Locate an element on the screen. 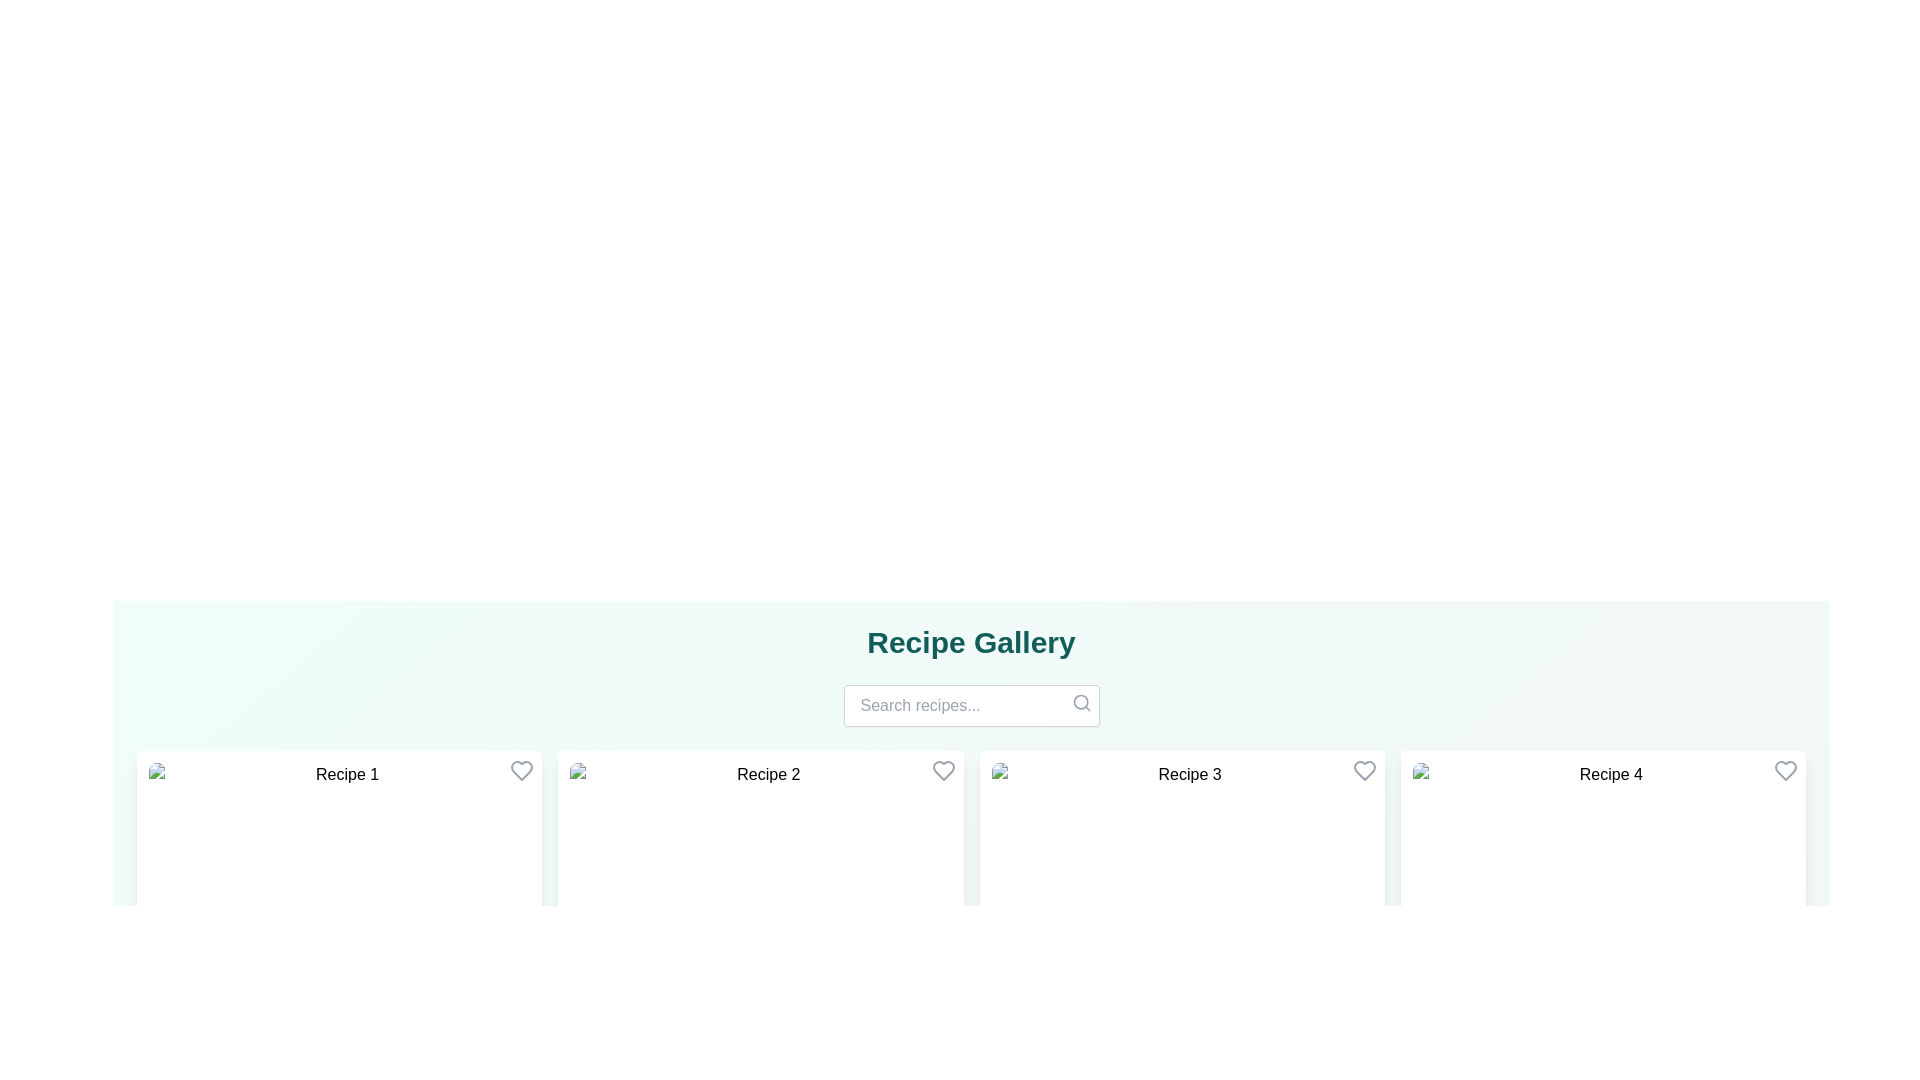 This screenshot has width=1920, height=1080. the card representing 'Recipe 3' in the recipe gallery is located at coordinates (1182, 906).